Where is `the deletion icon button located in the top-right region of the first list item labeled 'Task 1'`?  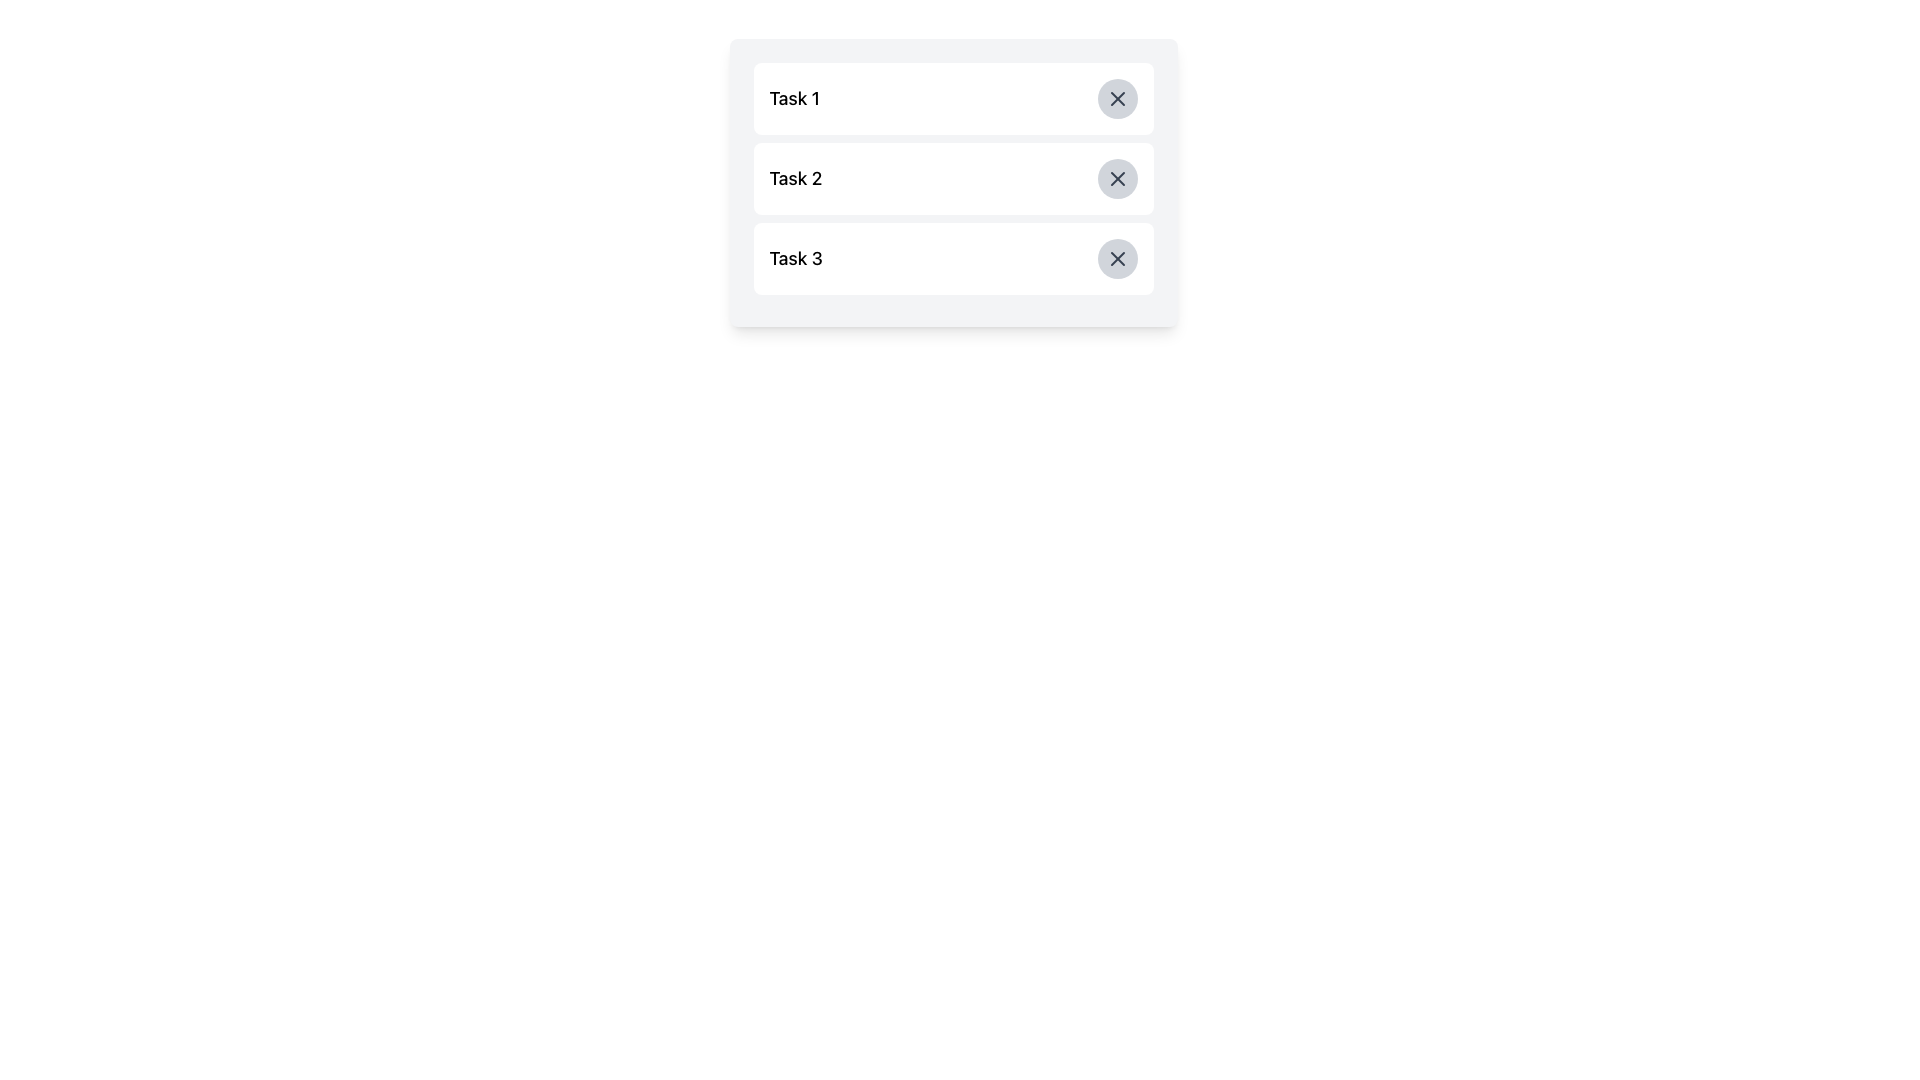 the deletion icon button located in the top-right region of the first list item labeled 'Task 1' is located at coordinates (1116, 99).